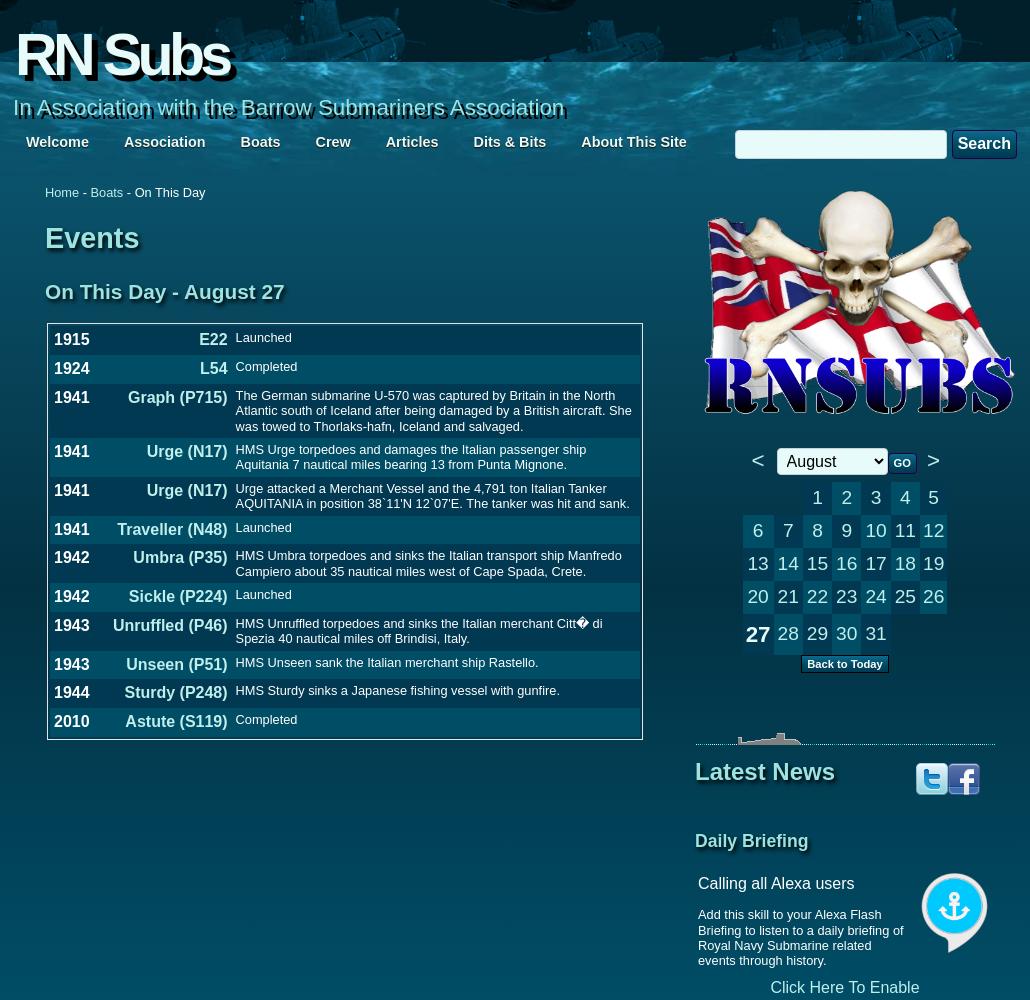 The image size is (1030, 1000). I want to click on '<', so click(757, 459).